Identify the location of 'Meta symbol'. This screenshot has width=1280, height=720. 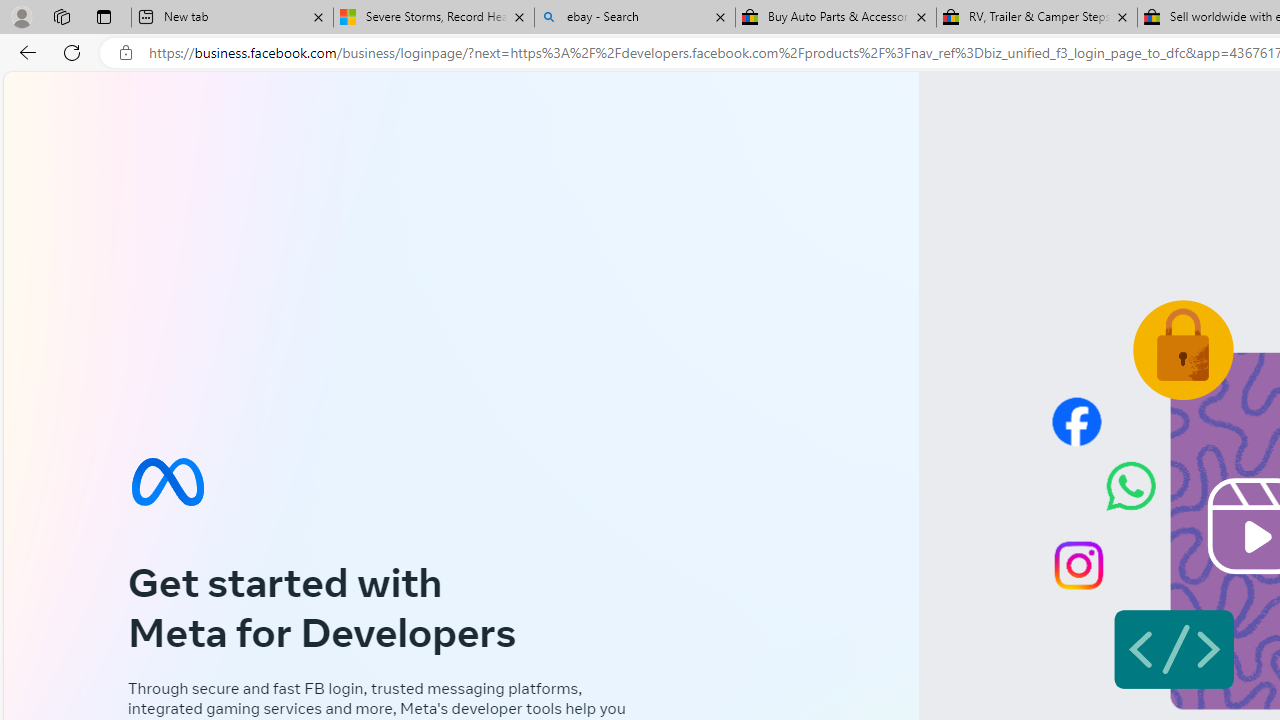
(167, 481).